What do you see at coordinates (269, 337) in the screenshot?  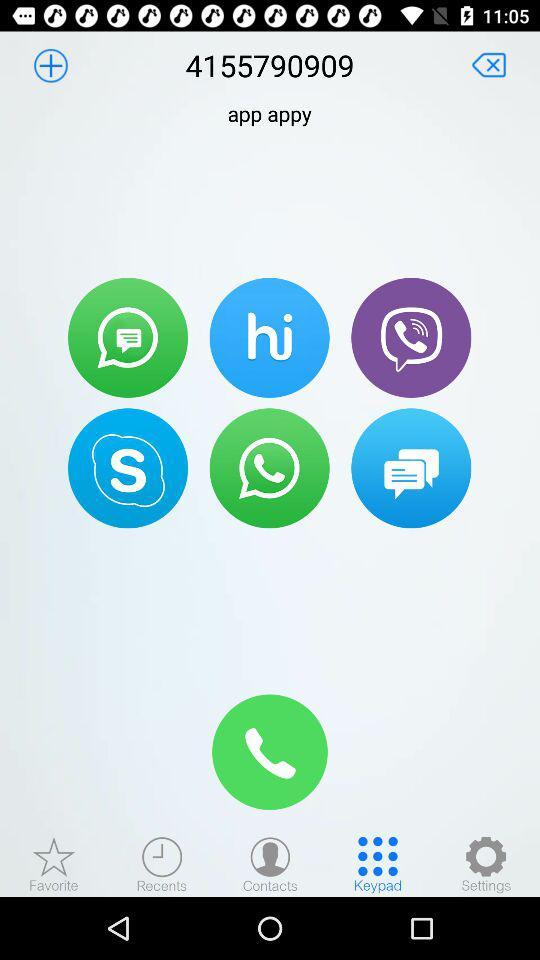 I see `choose hi app` at bounding box center [269, 337].